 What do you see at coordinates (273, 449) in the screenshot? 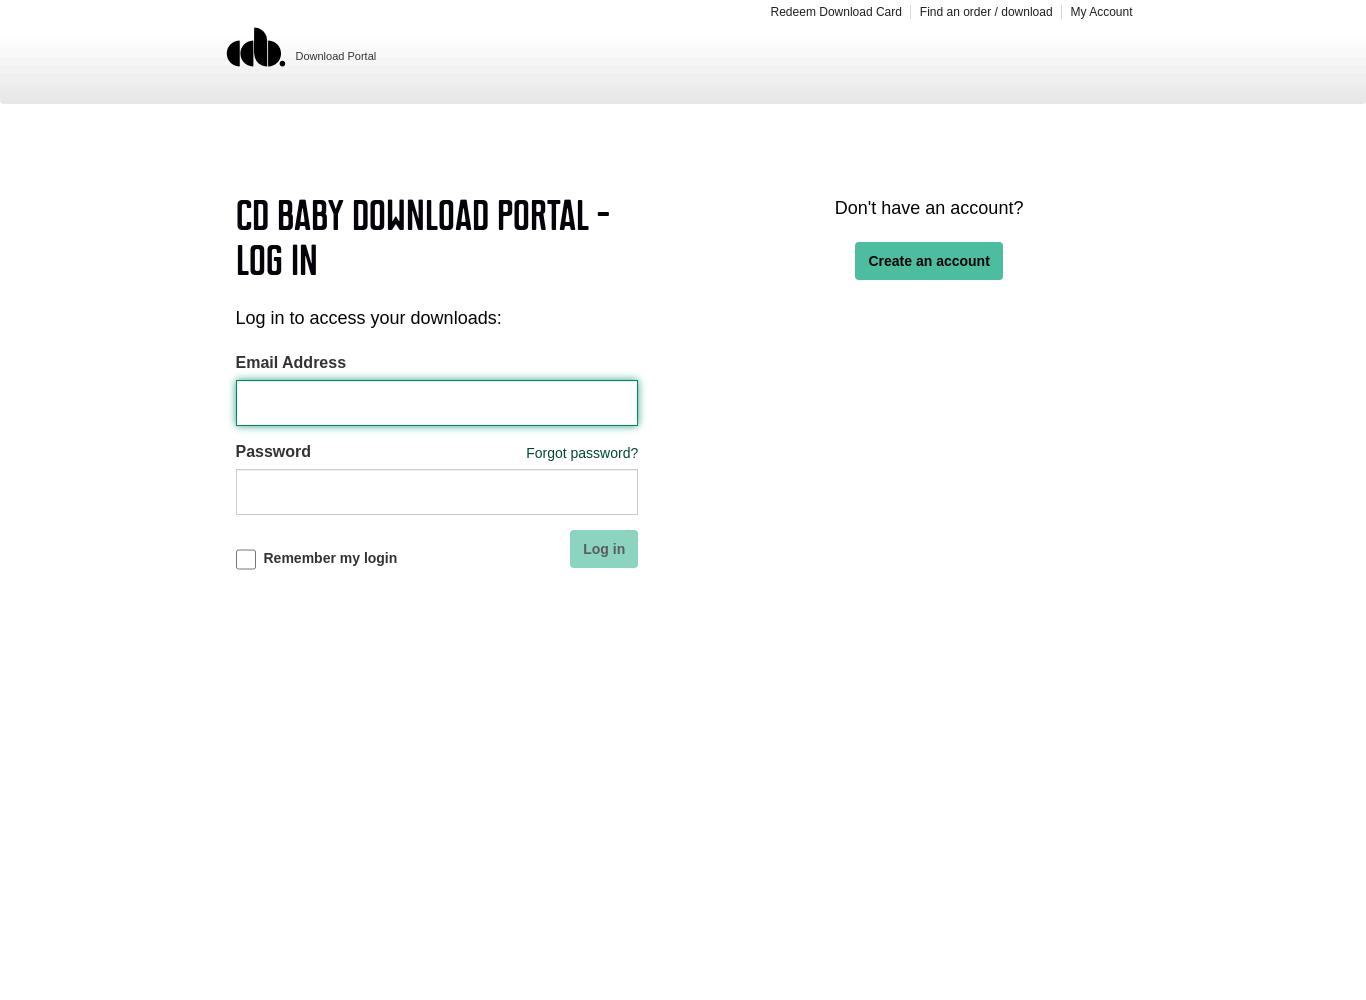
I see `'Password'` at bounding box center [273, 449].